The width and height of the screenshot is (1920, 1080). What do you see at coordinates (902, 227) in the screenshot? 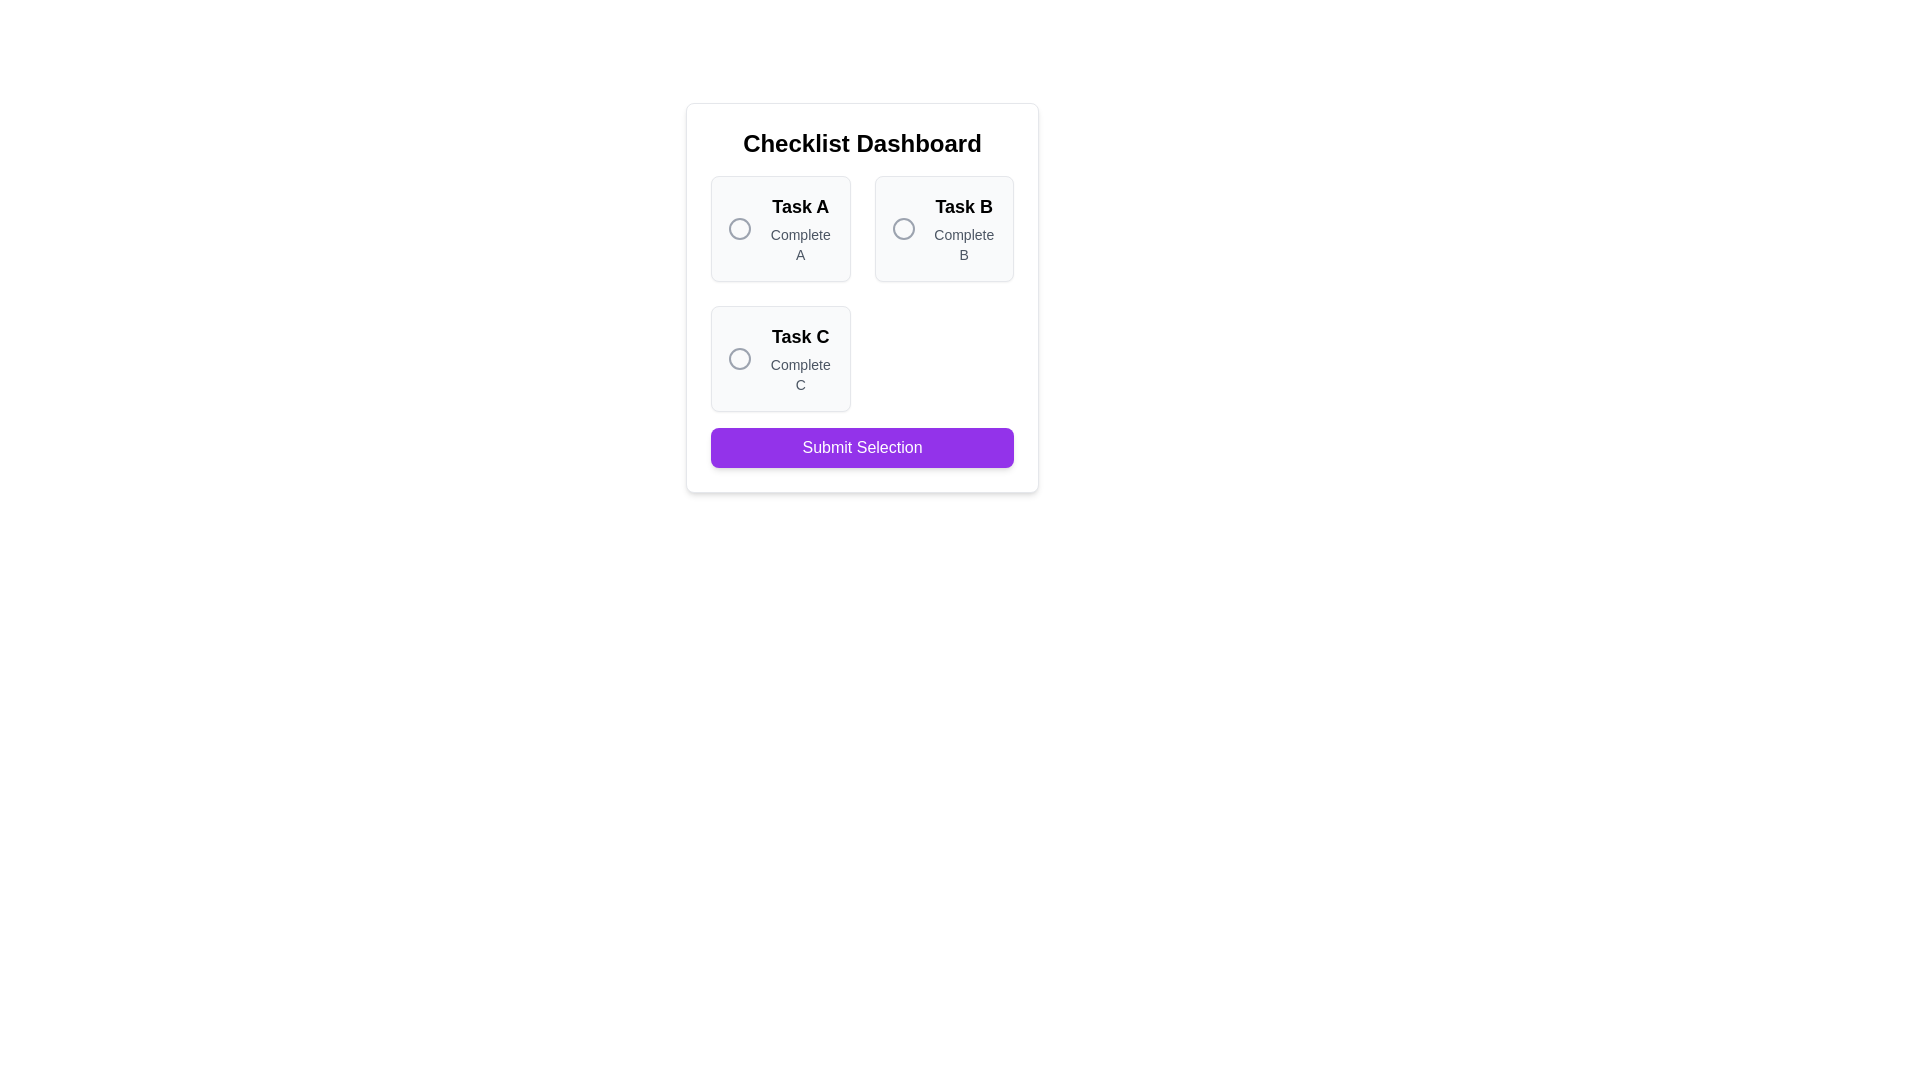
I see `the second circular indicator in the Checklist Dashboard, which represents the state of a task` at bounding box center [902, 227].